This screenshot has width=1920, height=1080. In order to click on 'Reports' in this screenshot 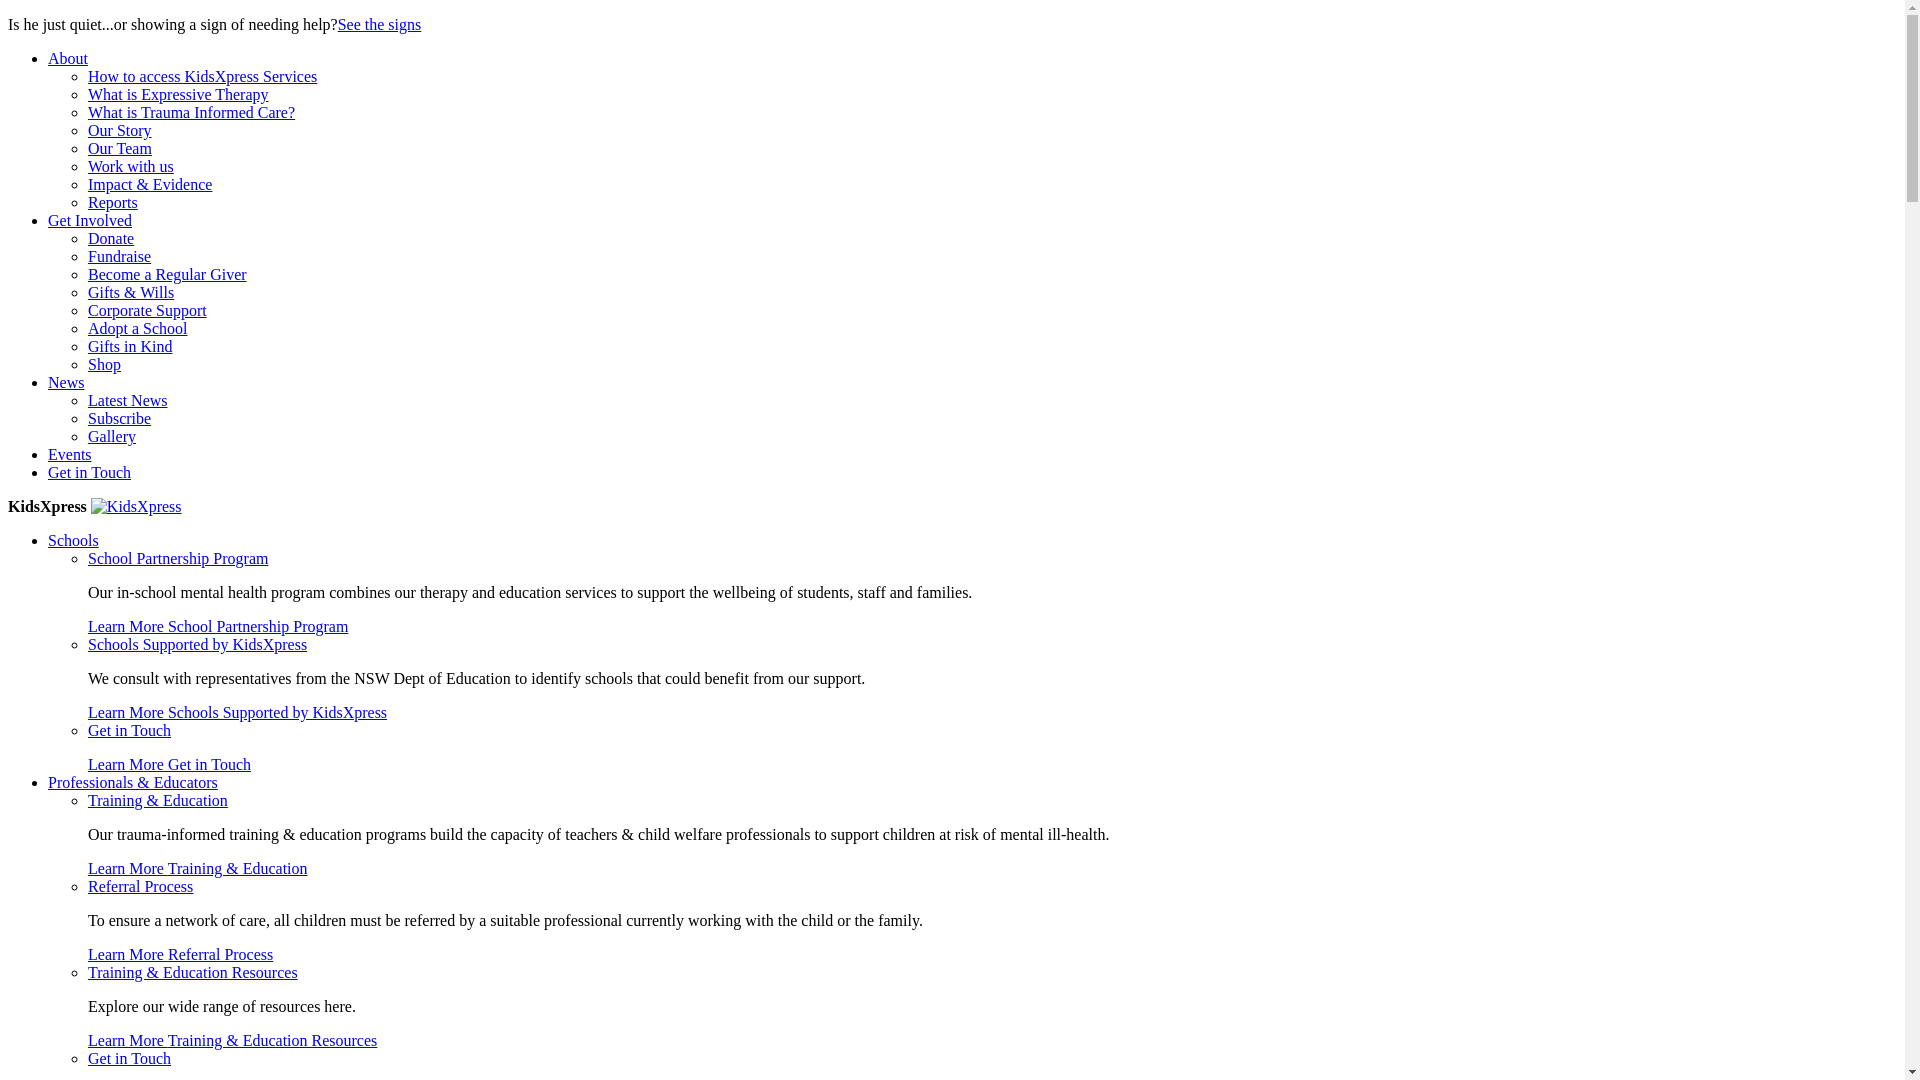, I will do `click(112, 202)`.